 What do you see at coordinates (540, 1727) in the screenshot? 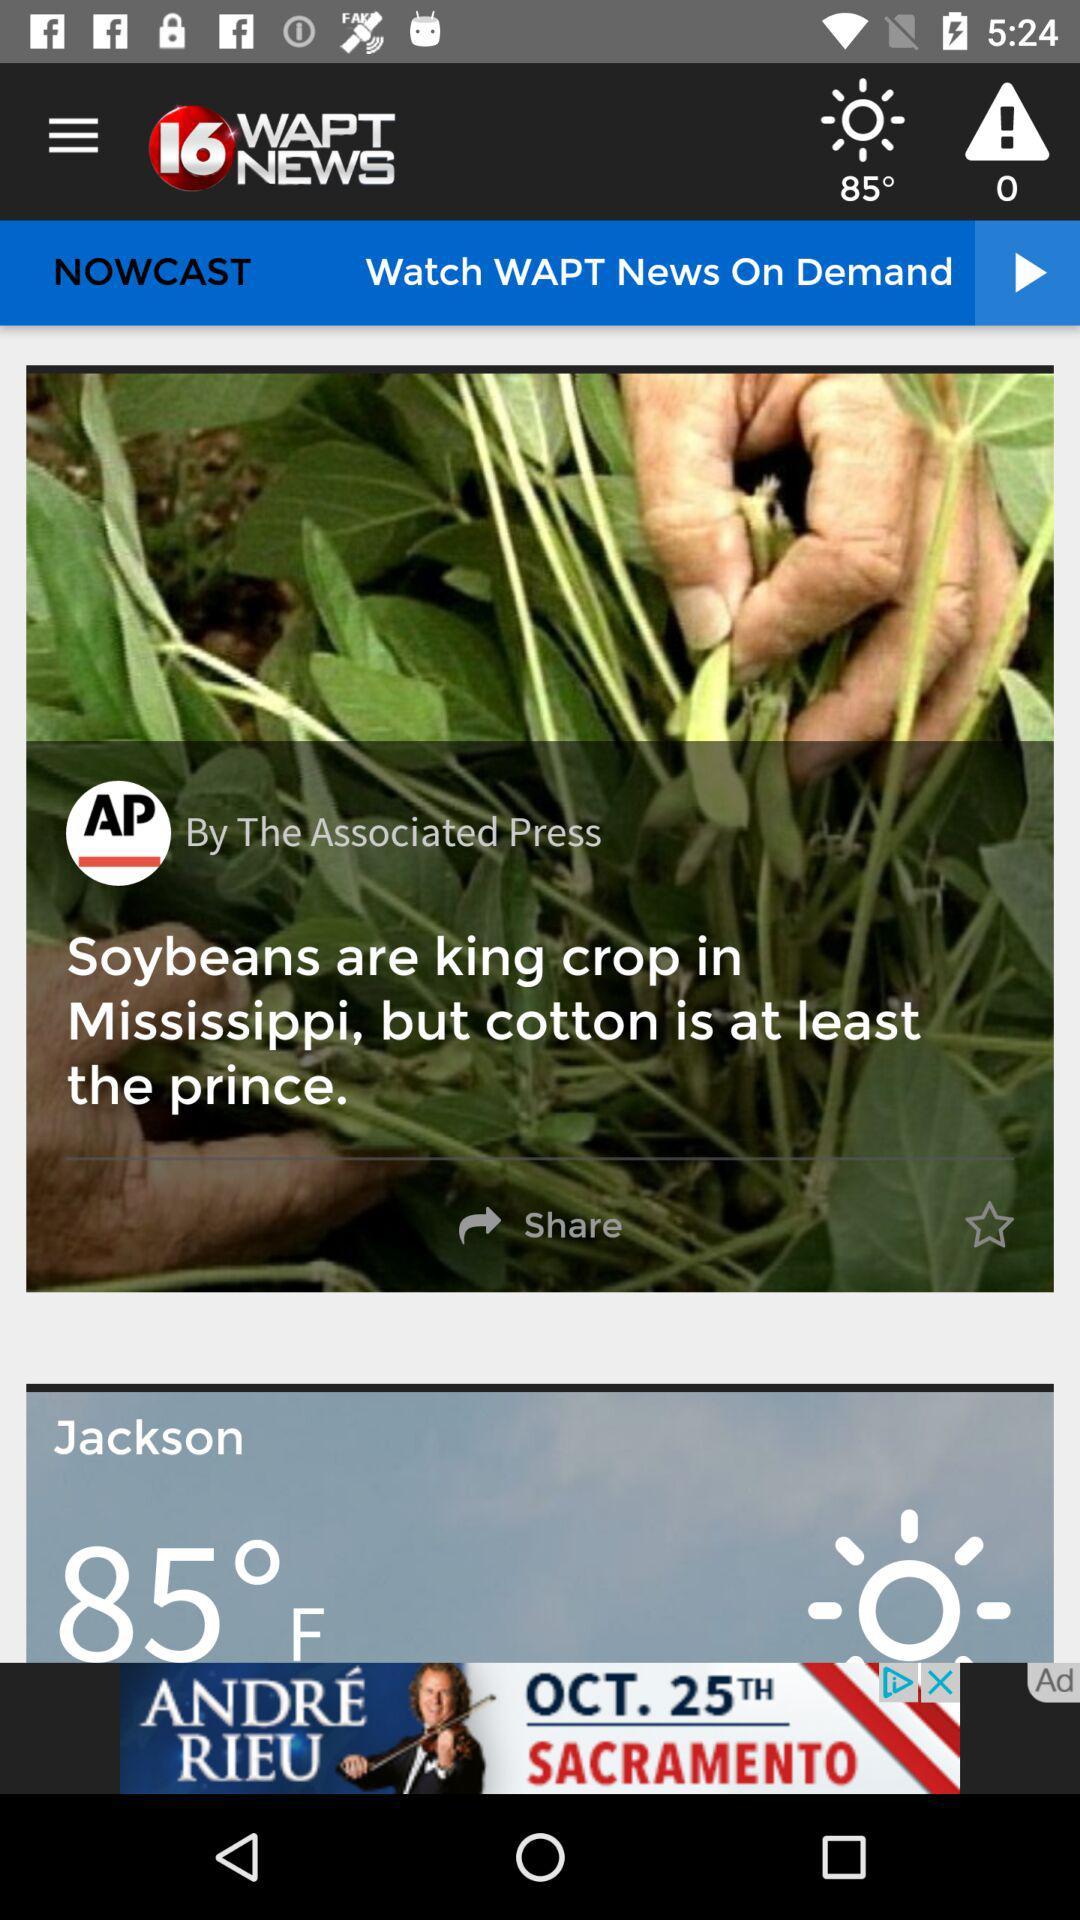
I see `visit andre rieu website` at bounding box center [540, 1727].